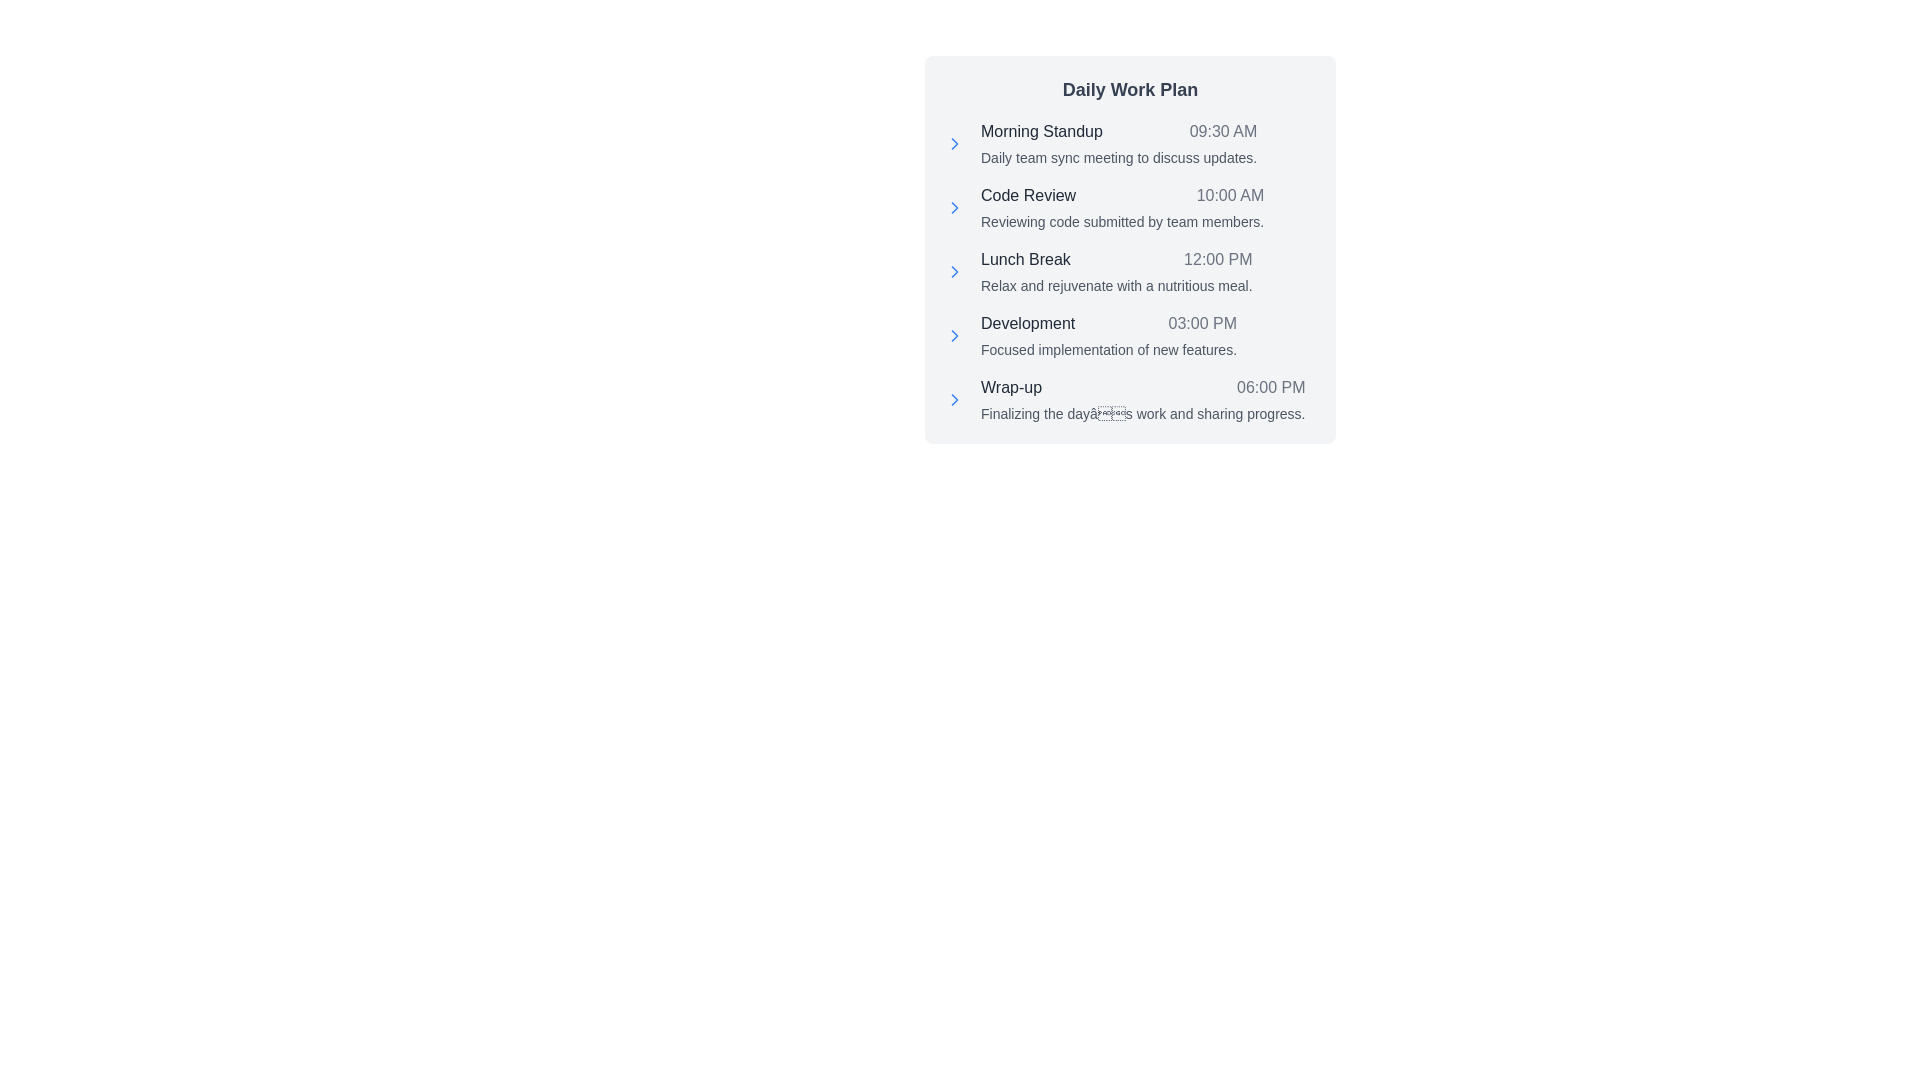  What do you see at coordinates (954, 400) in the screenshot?
I see `the leading icon for the 'Wrap-up' item located at the bottom of the list in the panel` at bounding box center [954, 400].